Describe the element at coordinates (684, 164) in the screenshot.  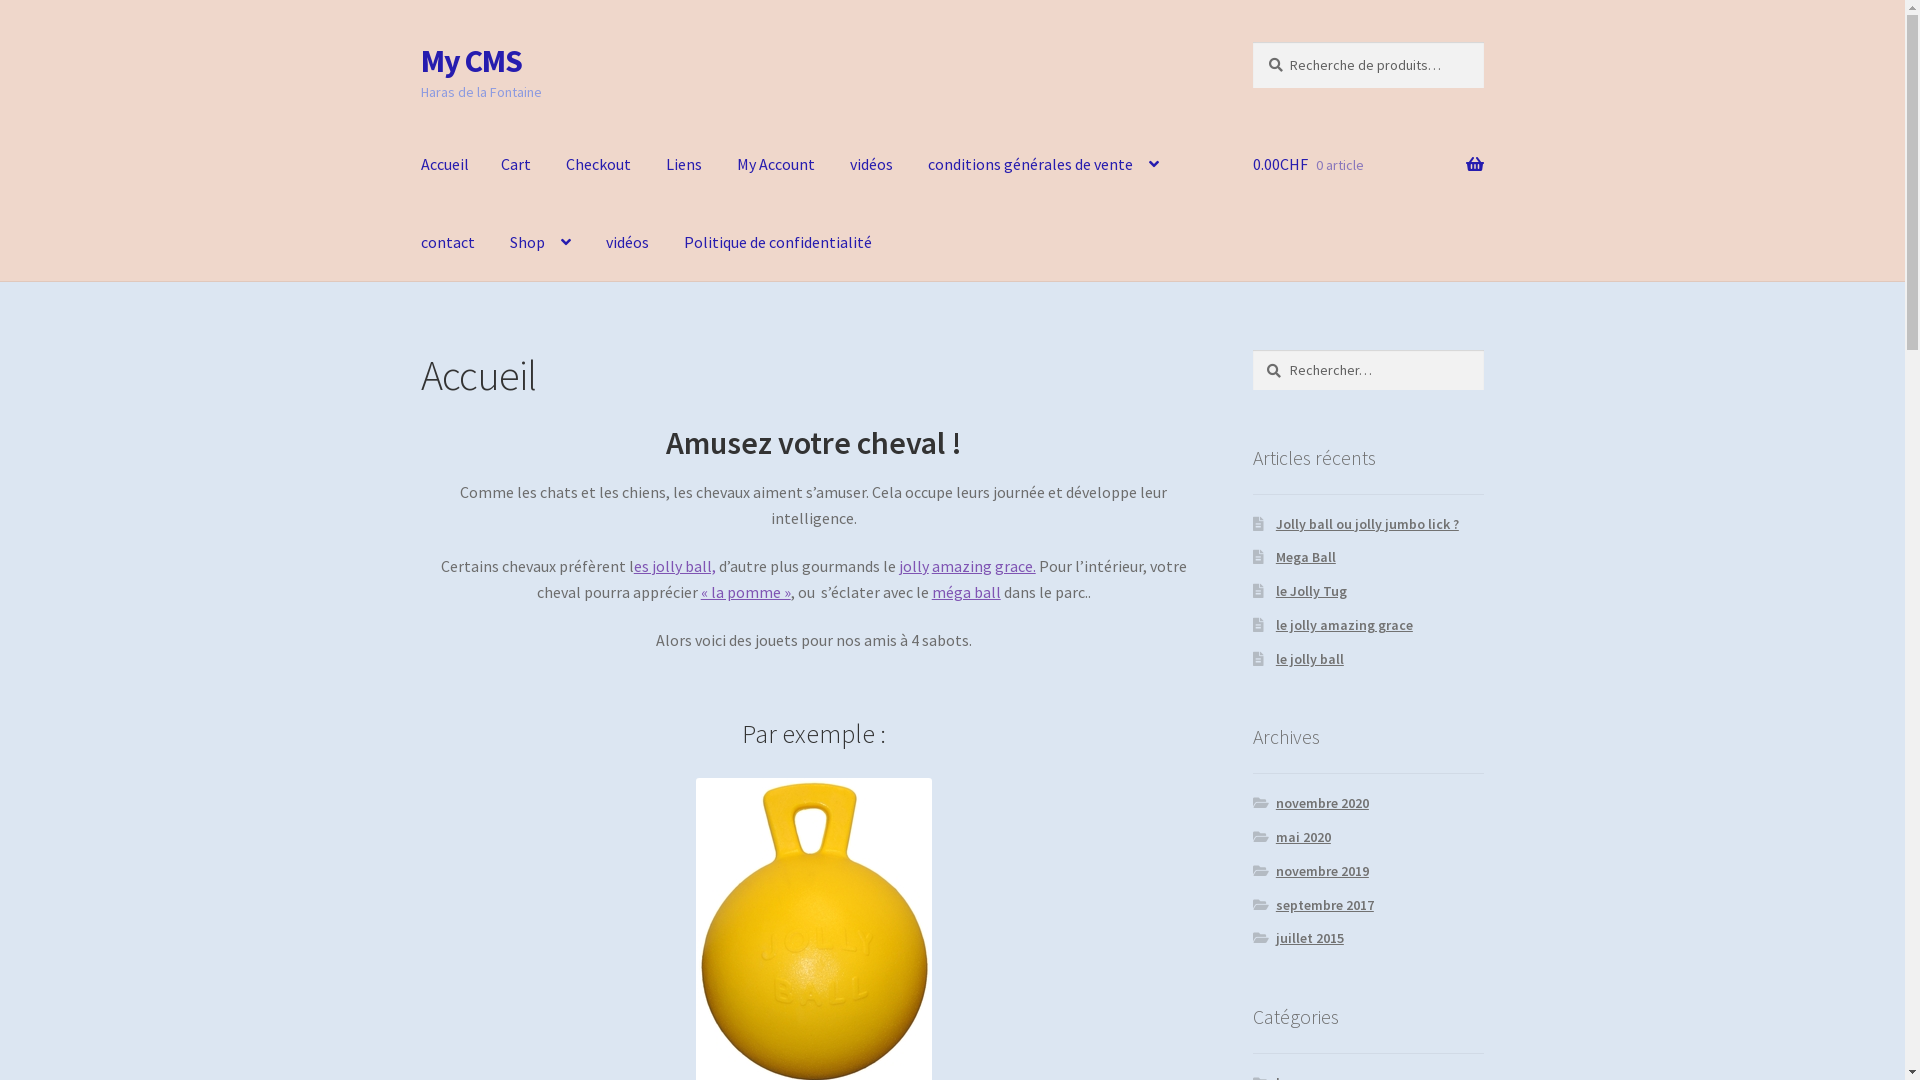
I see `'Liens'` at that location.